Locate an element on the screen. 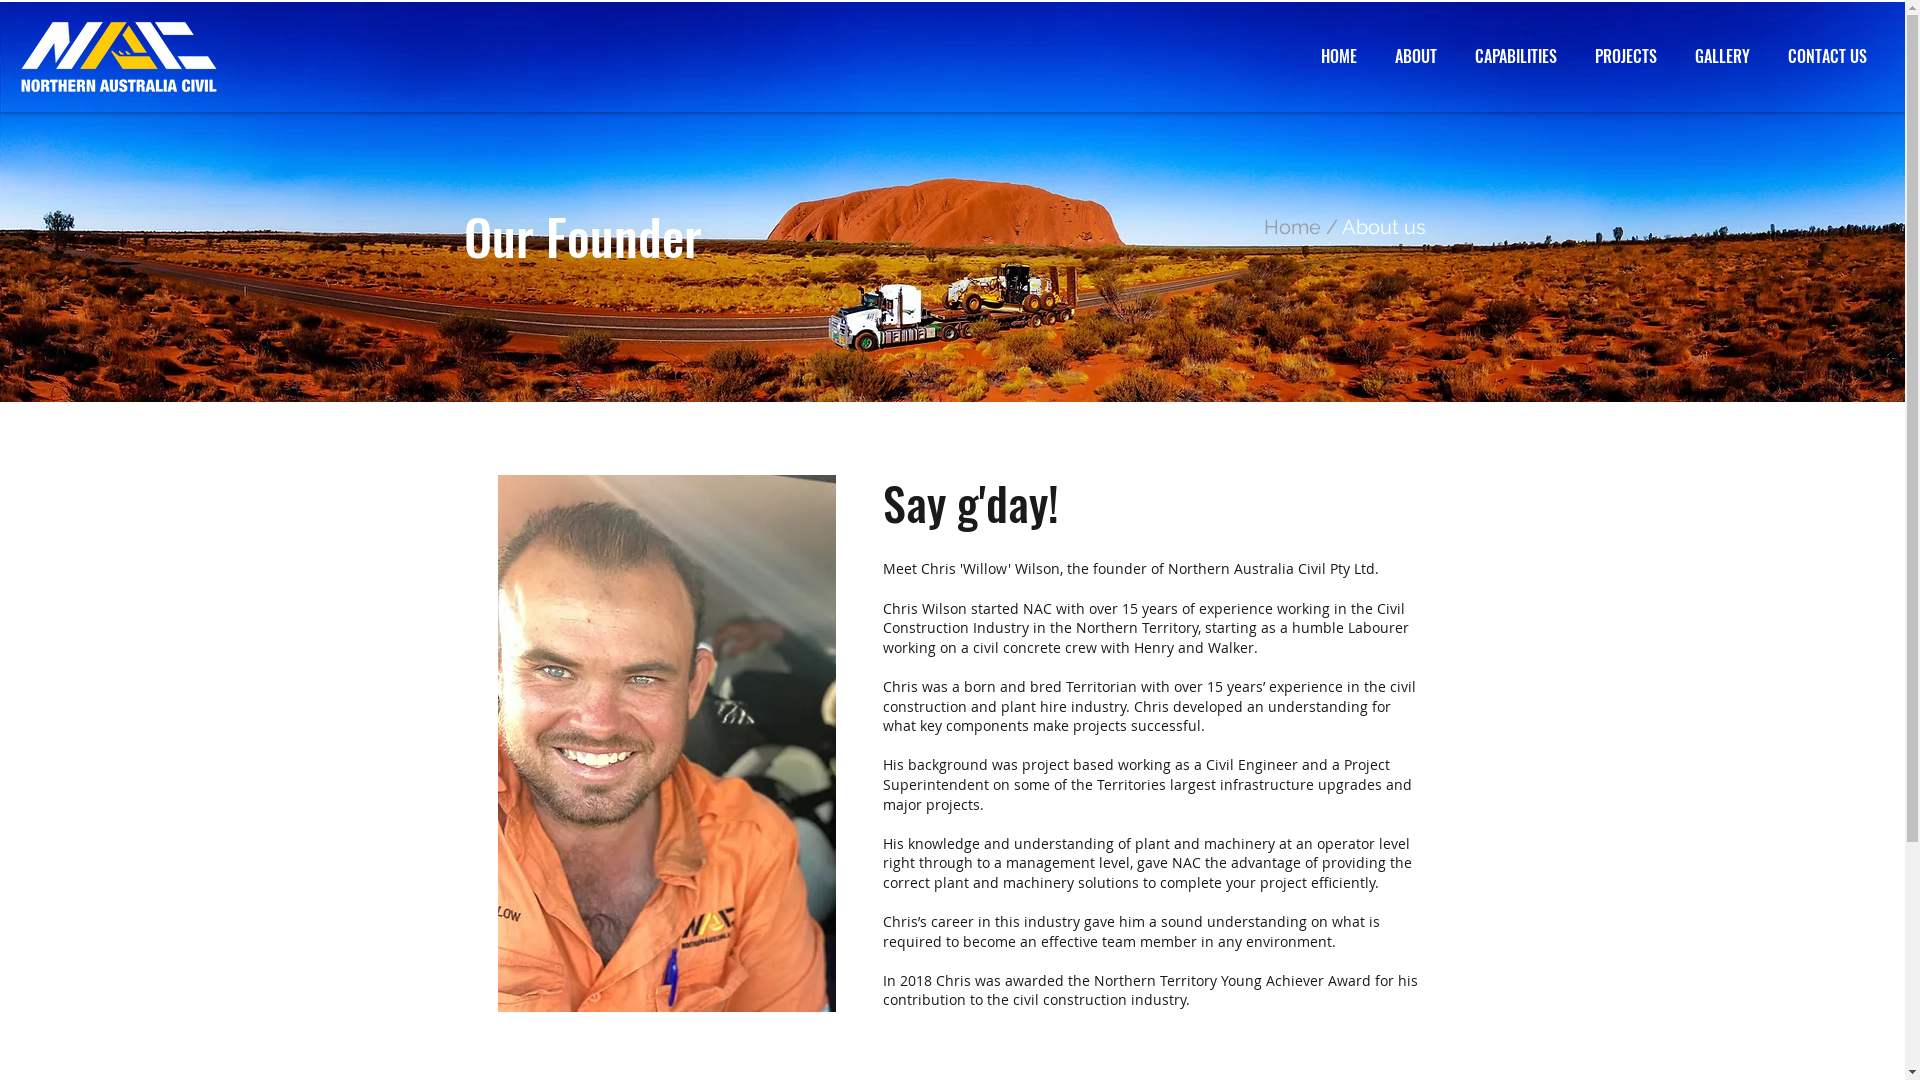 Image resolution: width=1920 pixels, height=1080 pixels. 'CONTACT US' is located at coordinates (1767, 55).